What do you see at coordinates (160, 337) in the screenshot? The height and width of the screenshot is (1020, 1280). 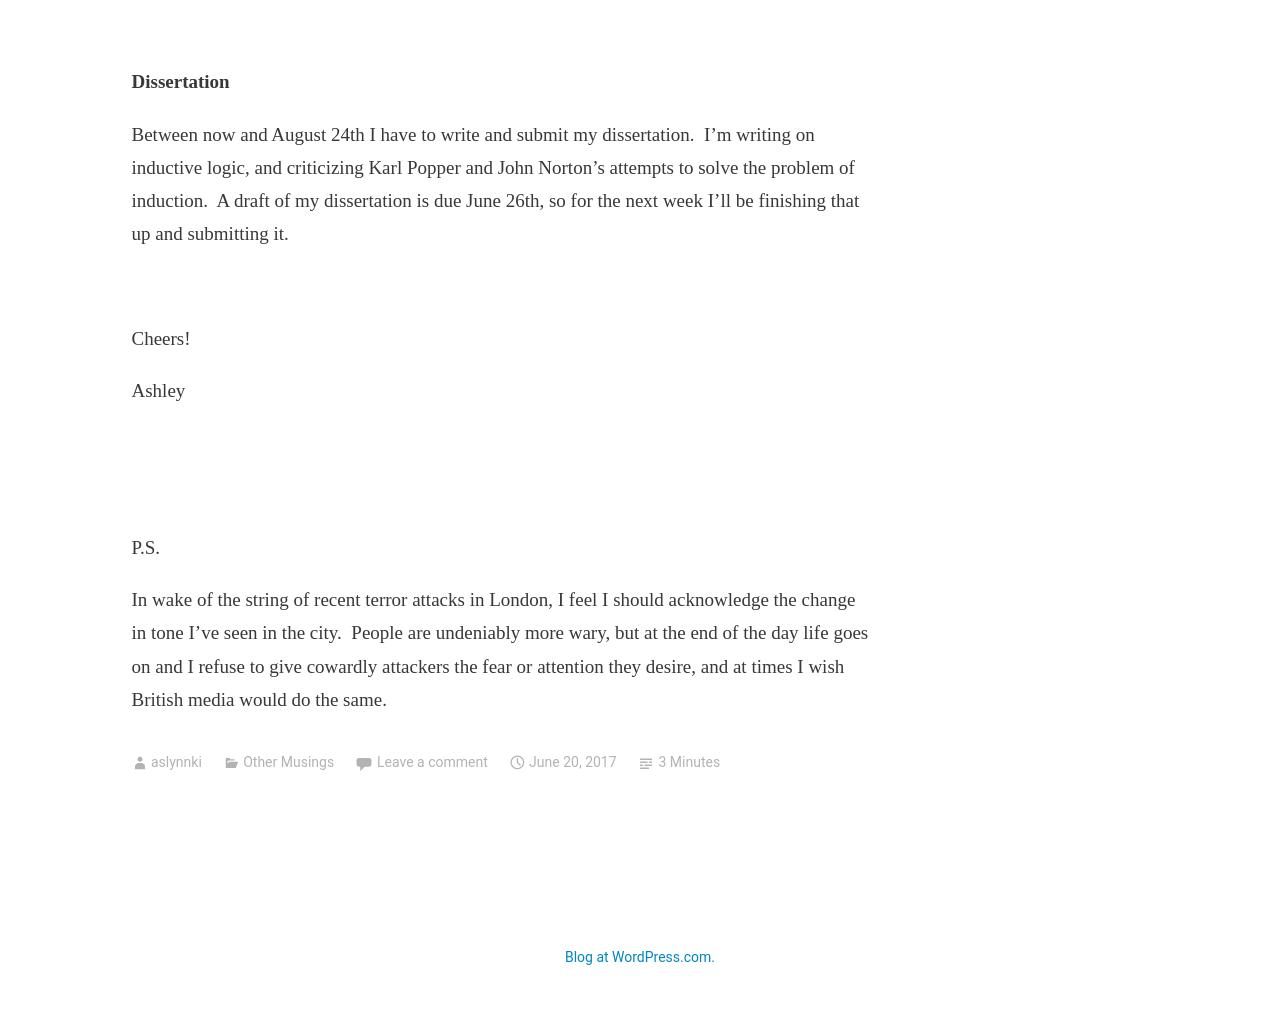 I see `'Cheers!'` at bounding box center [160, 337].